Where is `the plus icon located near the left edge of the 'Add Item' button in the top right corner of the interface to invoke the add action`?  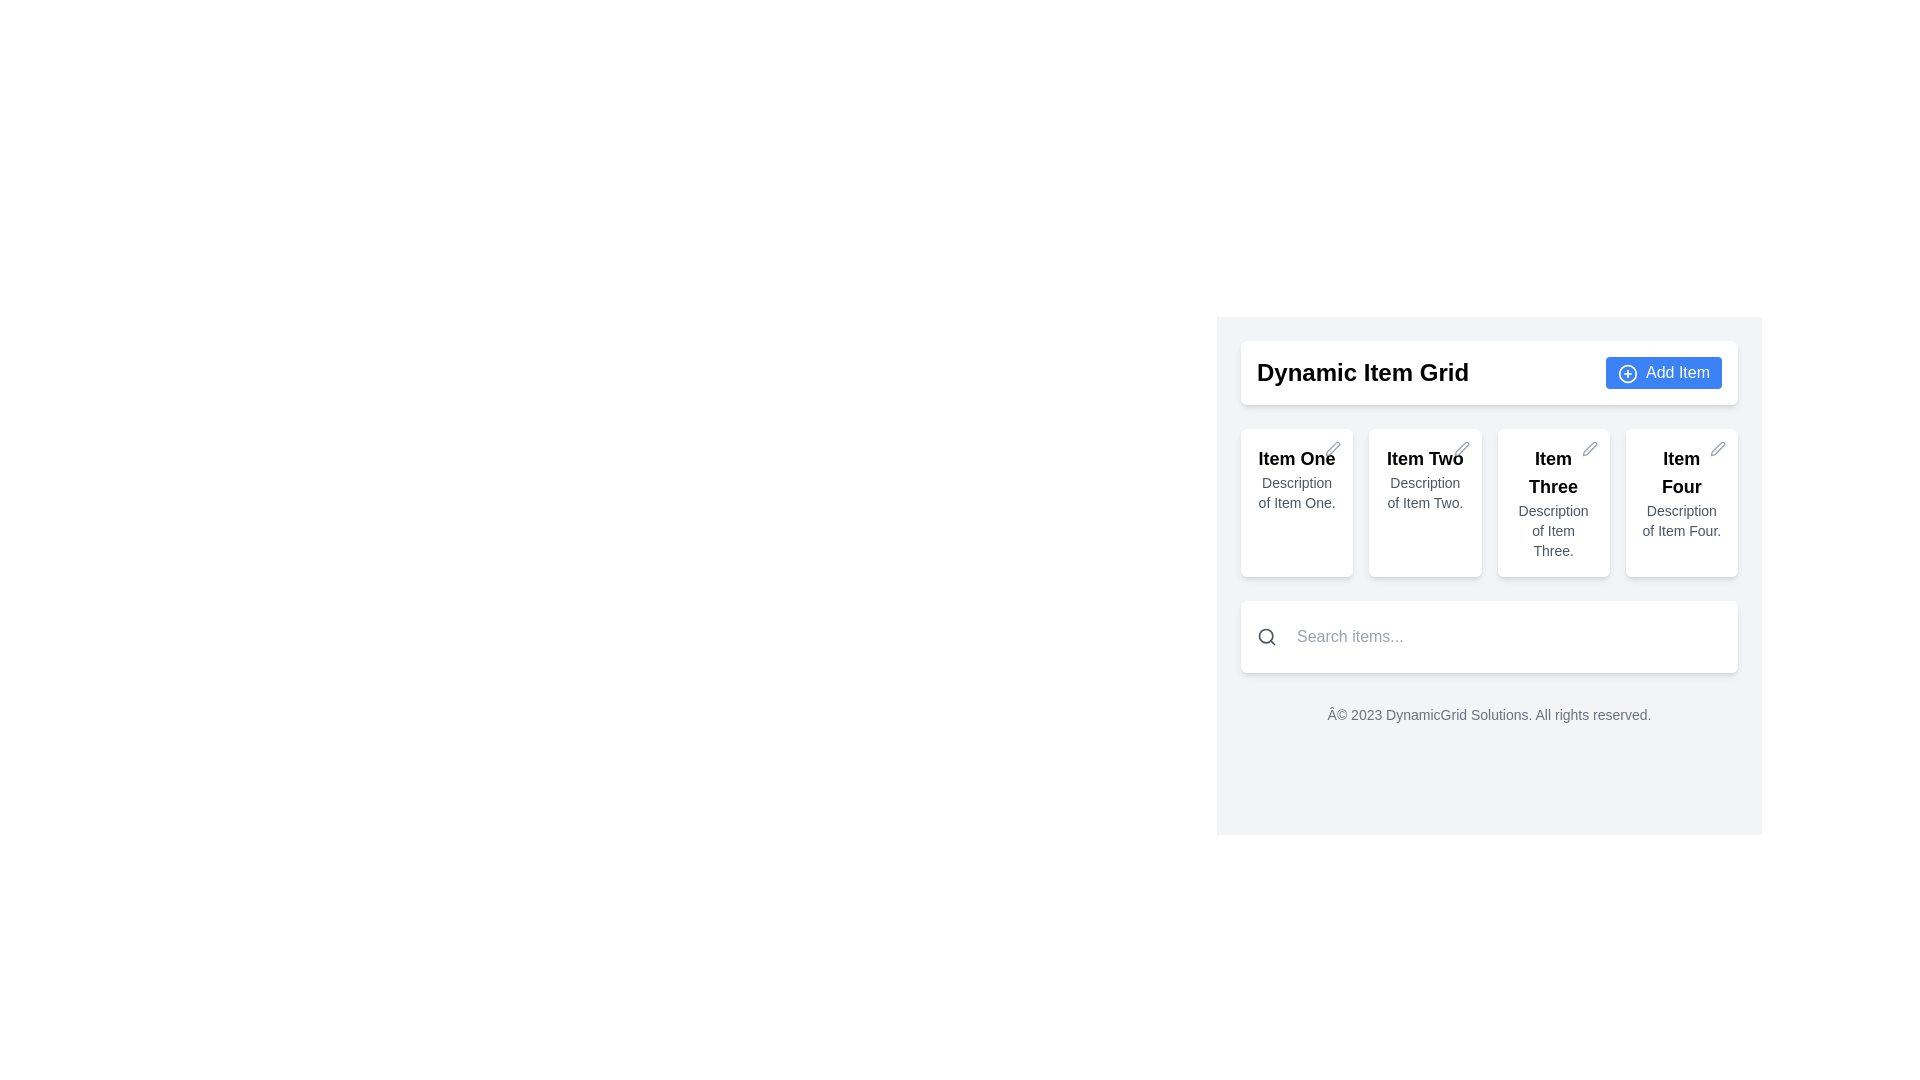
the plus icon located near the left edge of the 'Add Item' button in the top right corner of the interface to invoke the add action is located at coordinates (1627, 373).